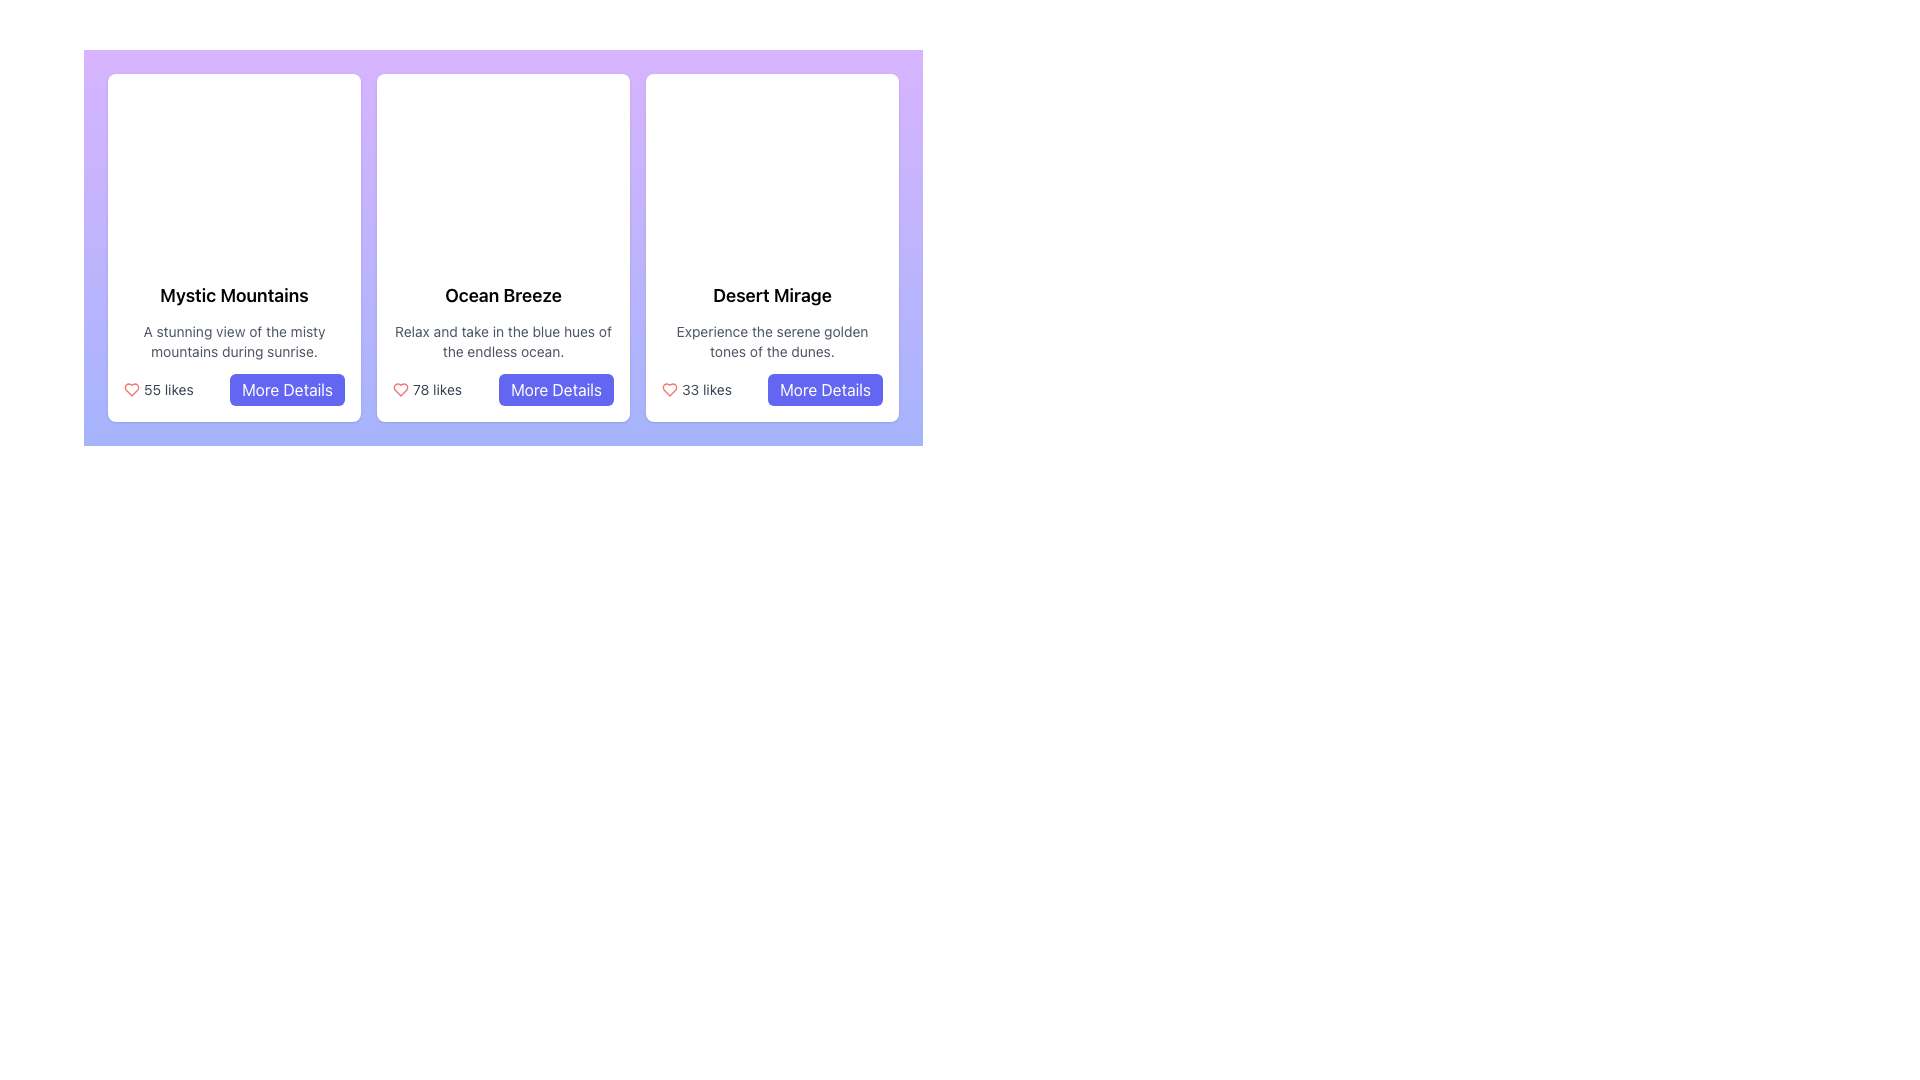 The image size is (1920, 1080). I want to click on the 'More Details' button located beneath the '33 likes' text label in the bottom section of the 'Desert Mirage' card, so click(771, 389).